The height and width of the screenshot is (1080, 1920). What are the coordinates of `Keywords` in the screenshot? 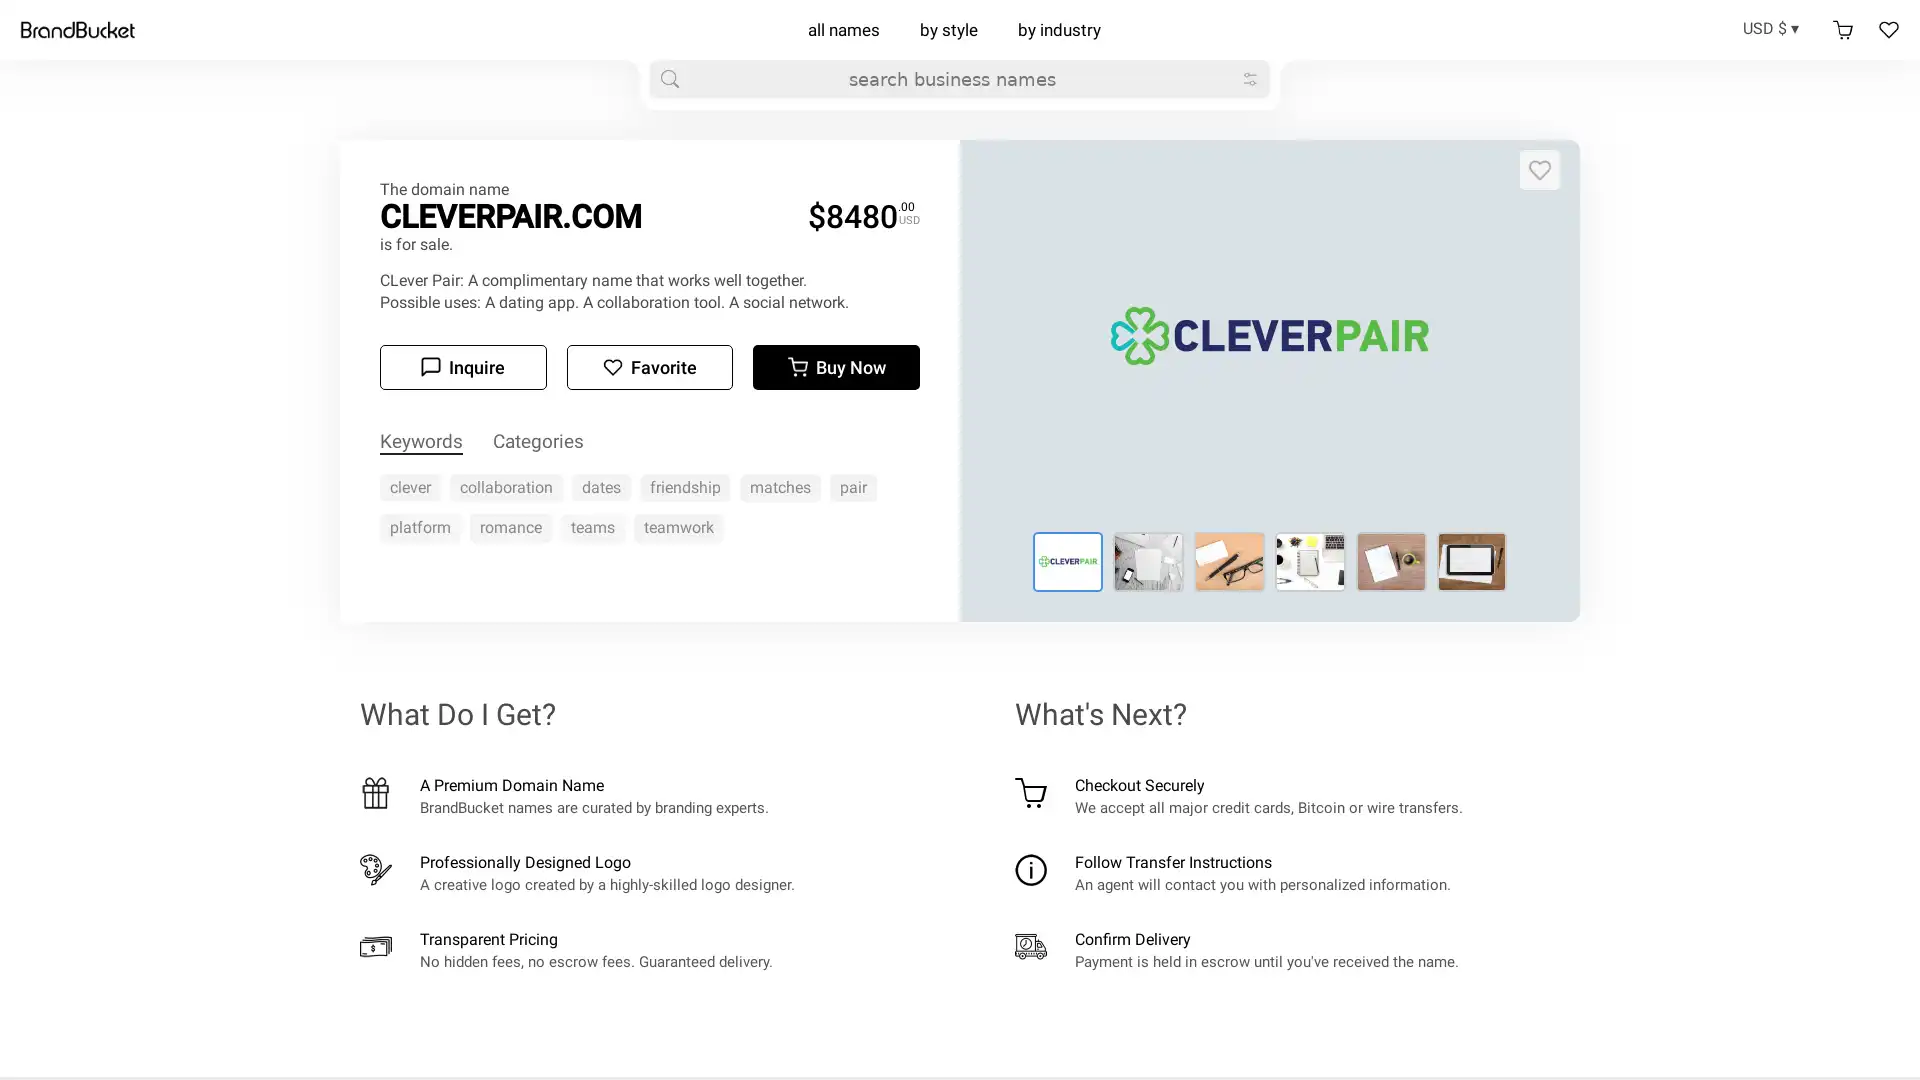 It's located at (420, 440).